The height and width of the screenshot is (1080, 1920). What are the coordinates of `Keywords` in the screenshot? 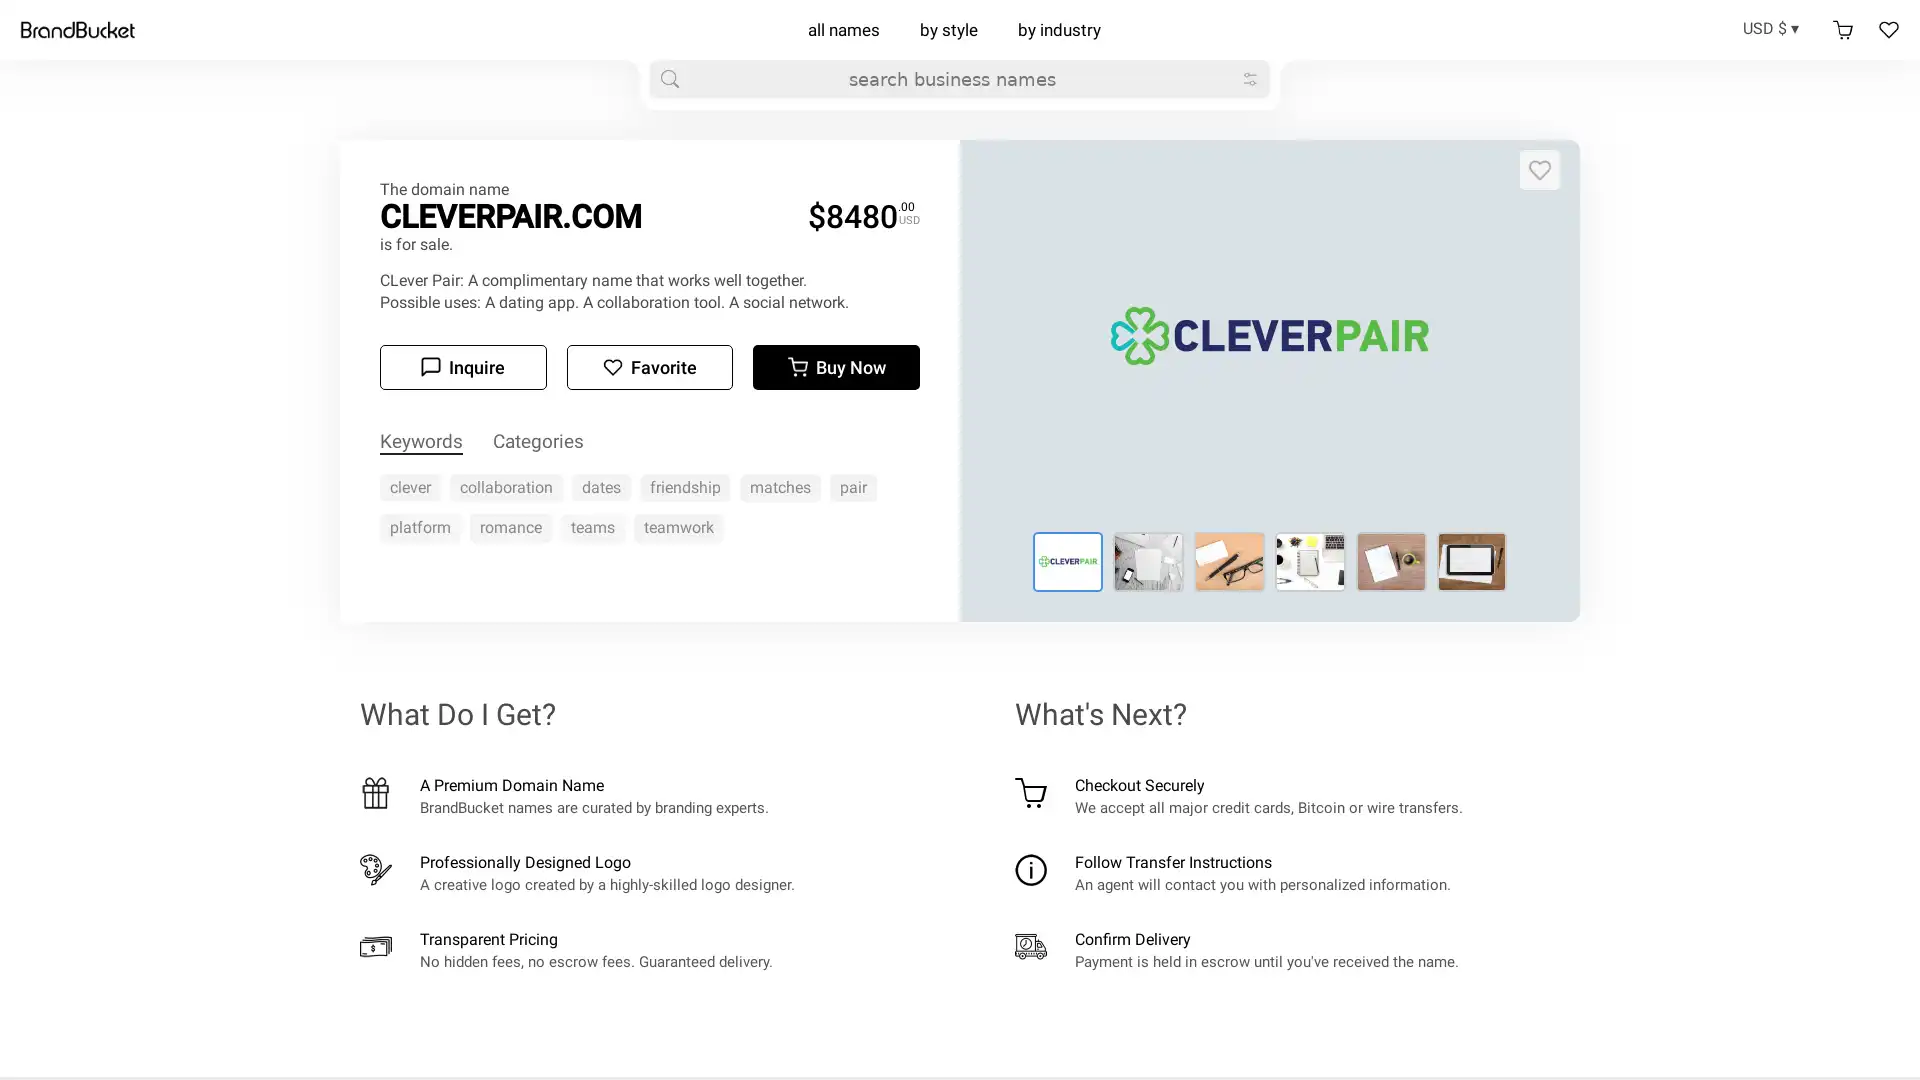 It's located at (420, 440).